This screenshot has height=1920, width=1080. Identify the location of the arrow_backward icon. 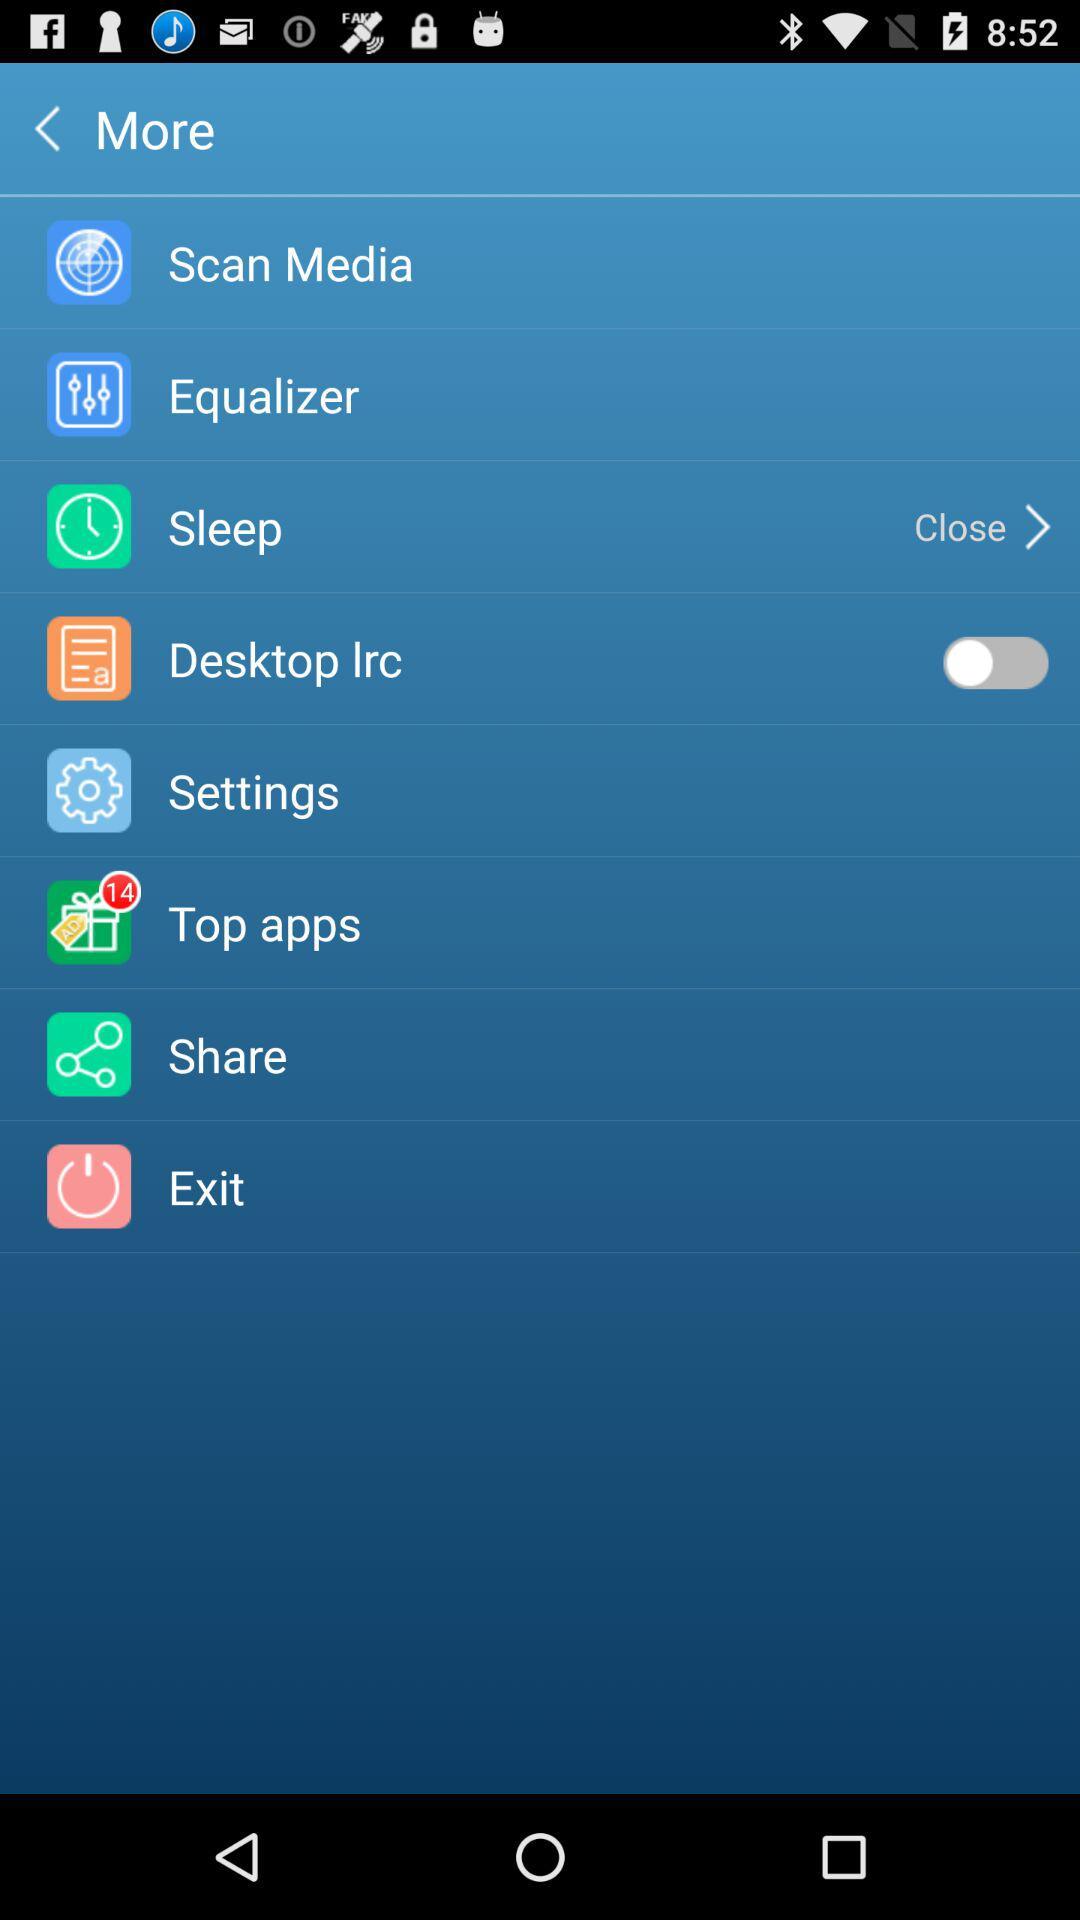
(46, 136).